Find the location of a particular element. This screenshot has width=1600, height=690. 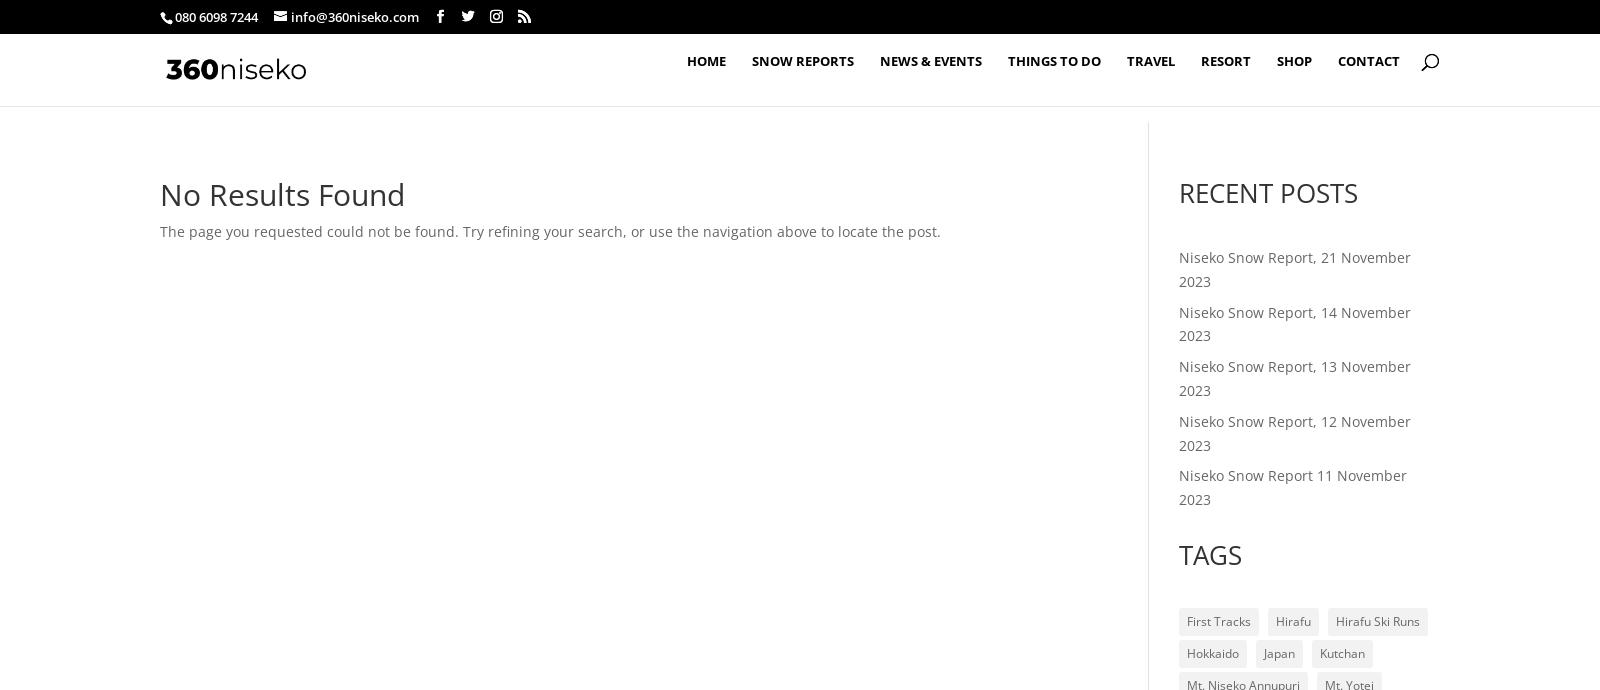

'info@360niseko.com' is located at coordinates (291, 16).